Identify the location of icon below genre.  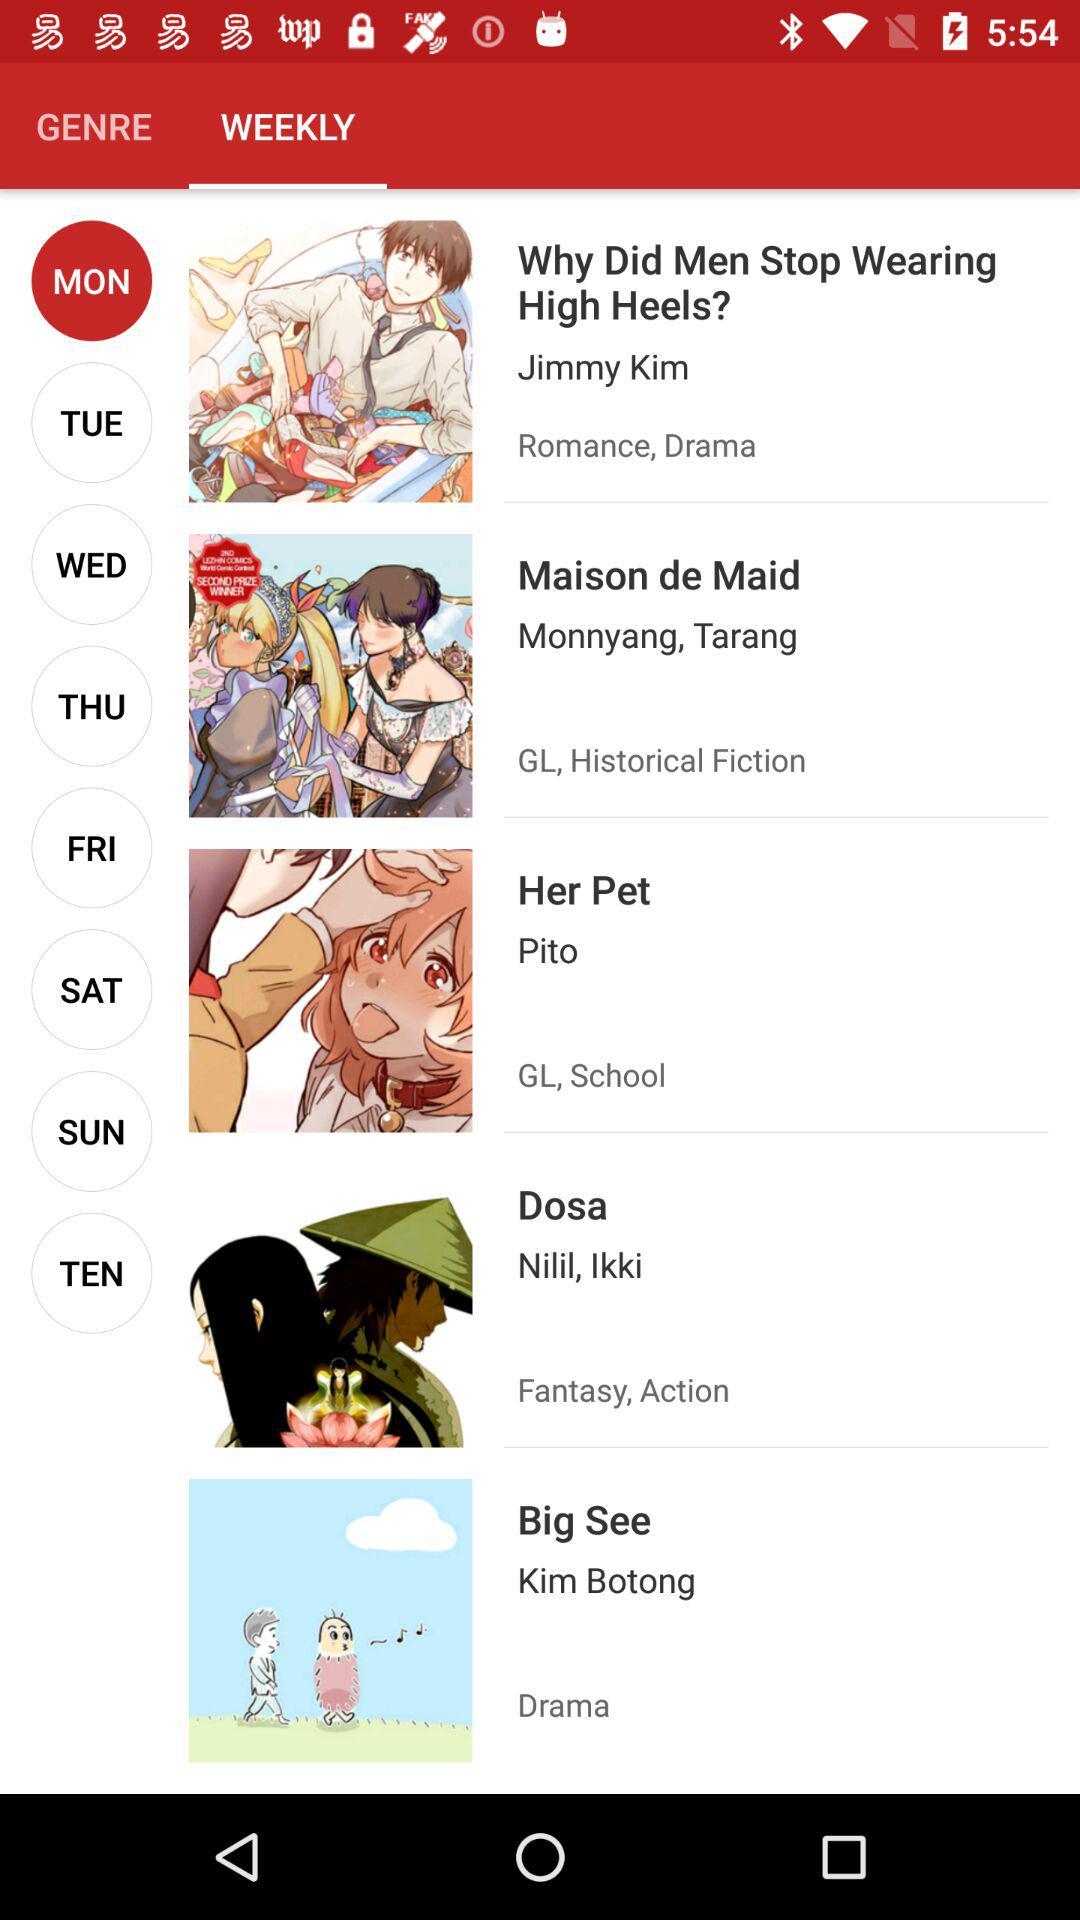
(91, 279).